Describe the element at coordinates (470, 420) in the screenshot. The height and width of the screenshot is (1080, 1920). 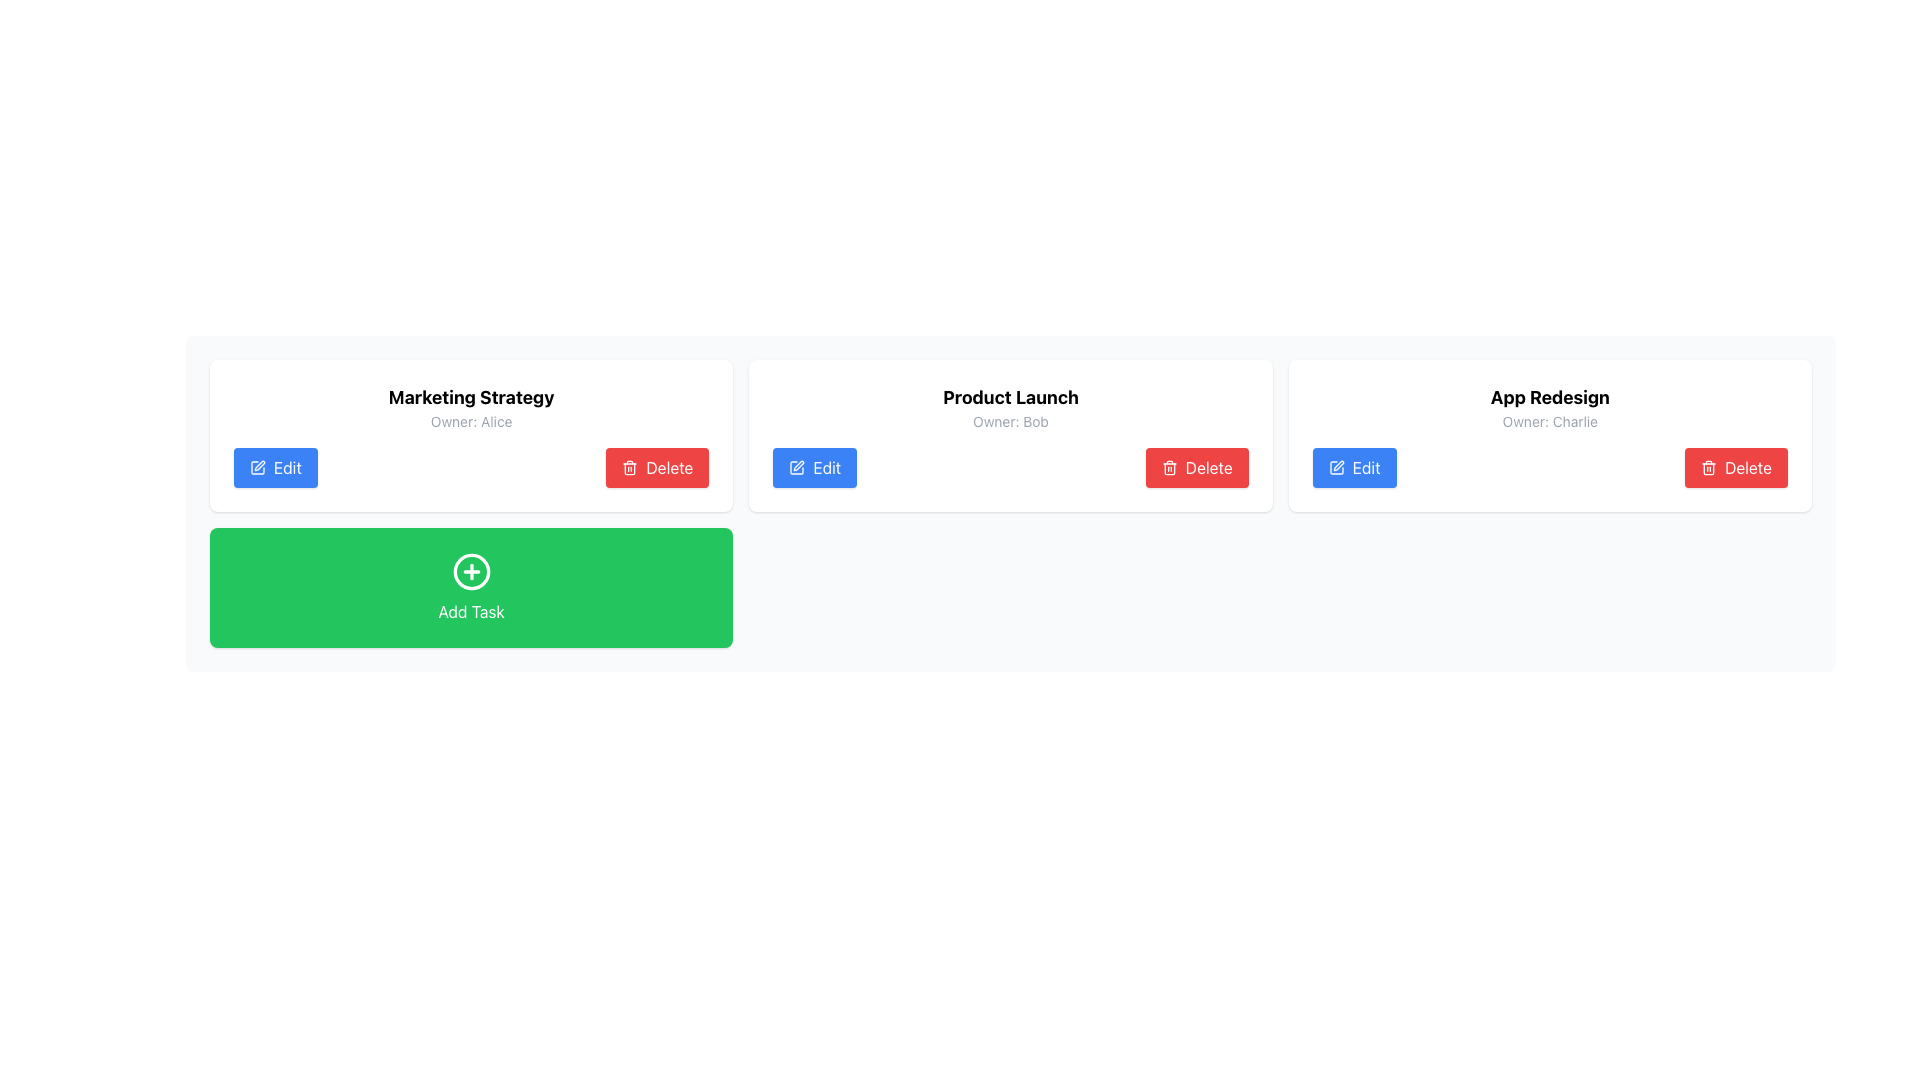
I see `the text label displaying 'Owner: Alice', which is located below the title 'Marketing Strategy' and above the 'Edit' and 'Delete' buttons, within a white card with rounded corners` at that location.